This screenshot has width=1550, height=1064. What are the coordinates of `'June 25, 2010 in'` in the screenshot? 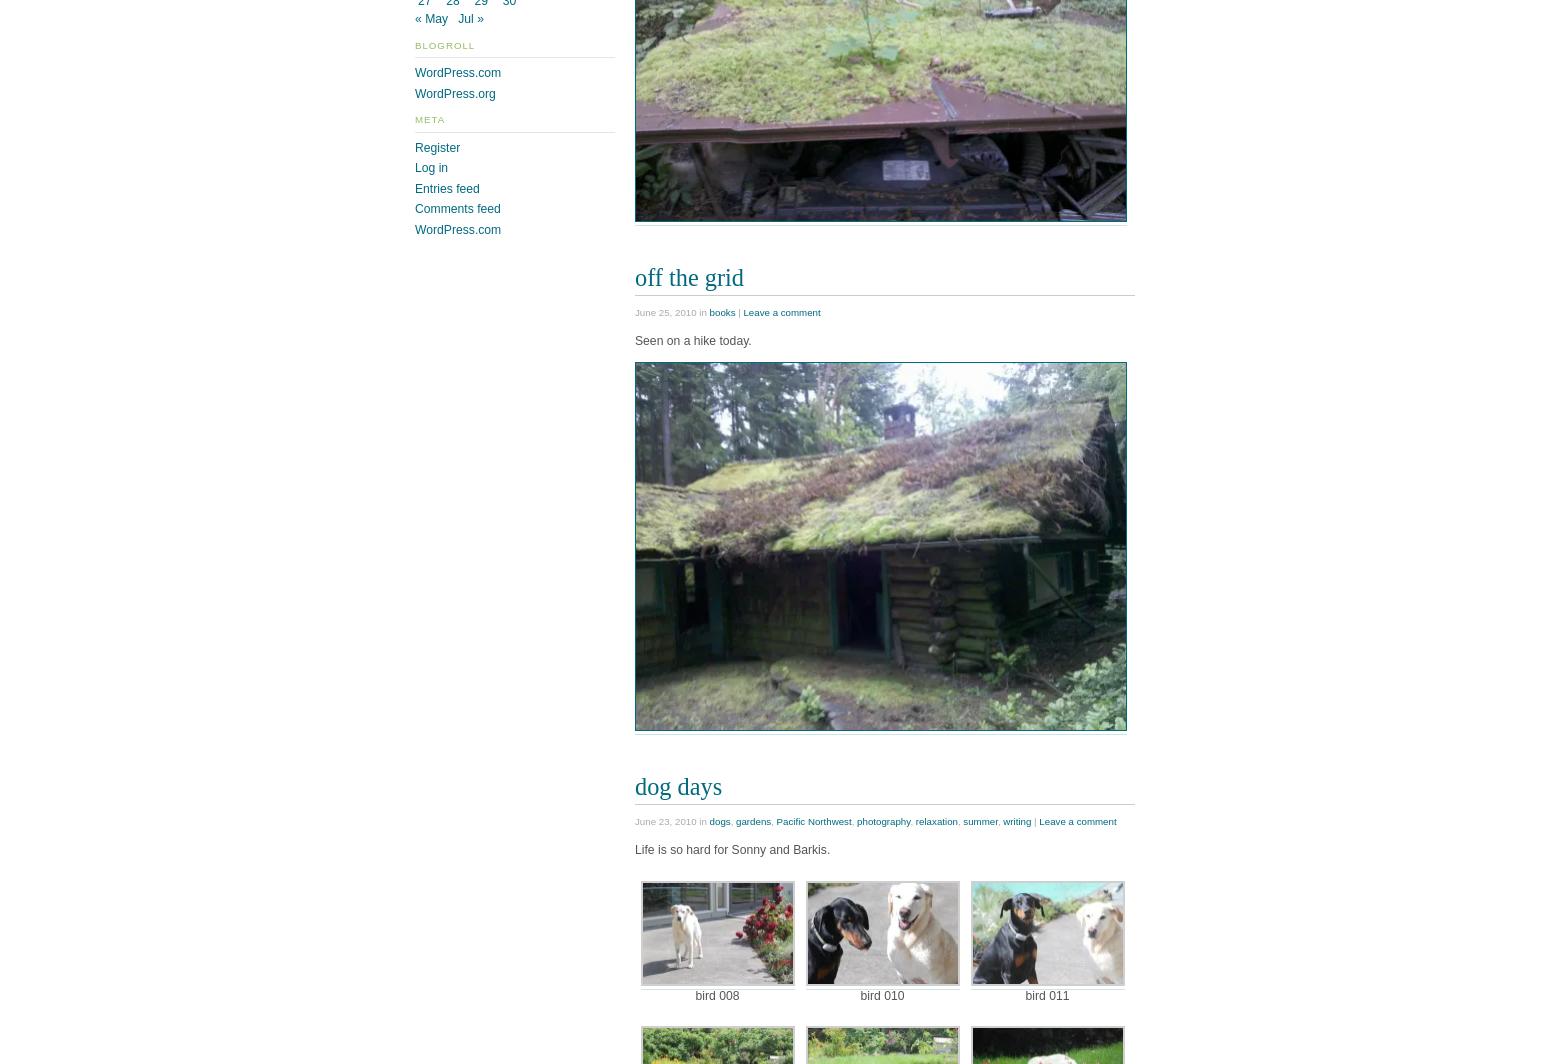 It's located at (670, 312).